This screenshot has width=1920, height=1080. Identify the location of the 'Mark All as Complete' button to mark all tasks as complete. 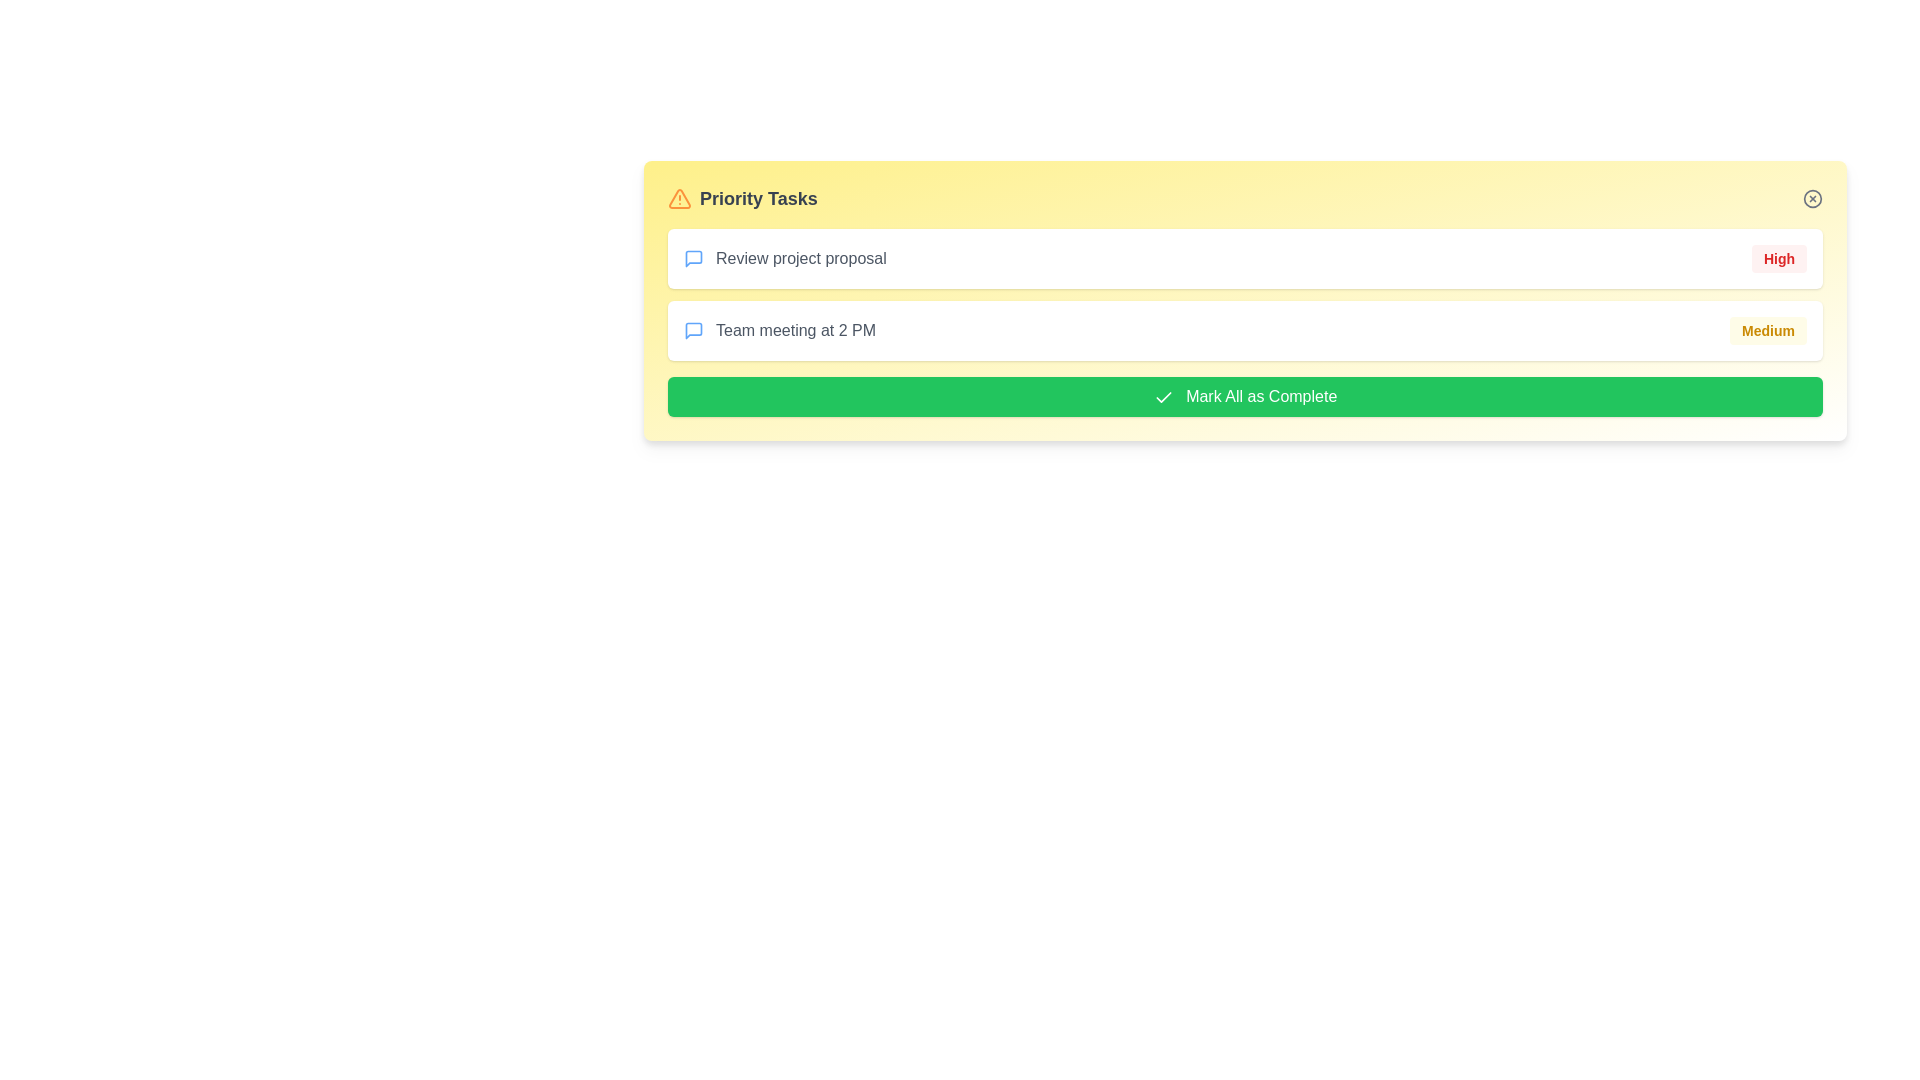
(1244, 397).